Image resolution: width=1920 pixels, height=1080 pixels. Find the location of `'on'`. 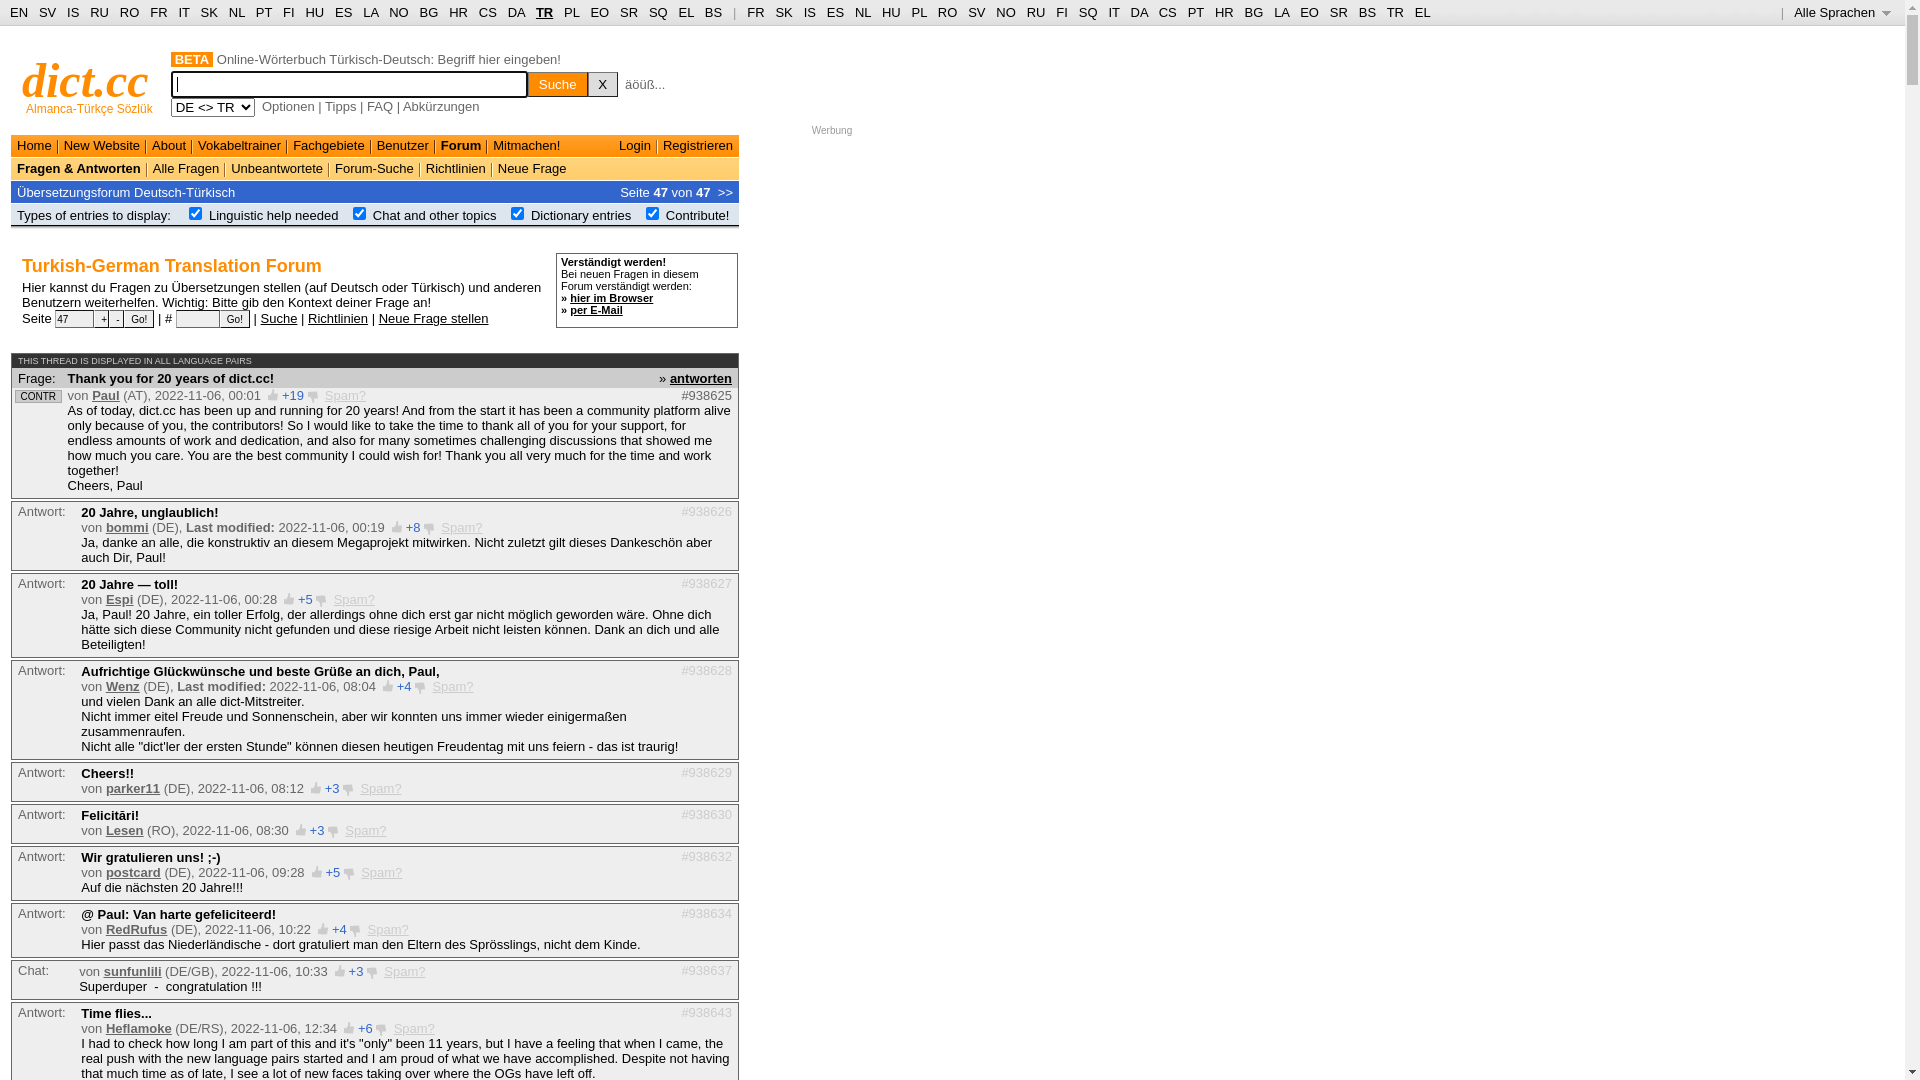

'on' is located at coordinates (652, 213).